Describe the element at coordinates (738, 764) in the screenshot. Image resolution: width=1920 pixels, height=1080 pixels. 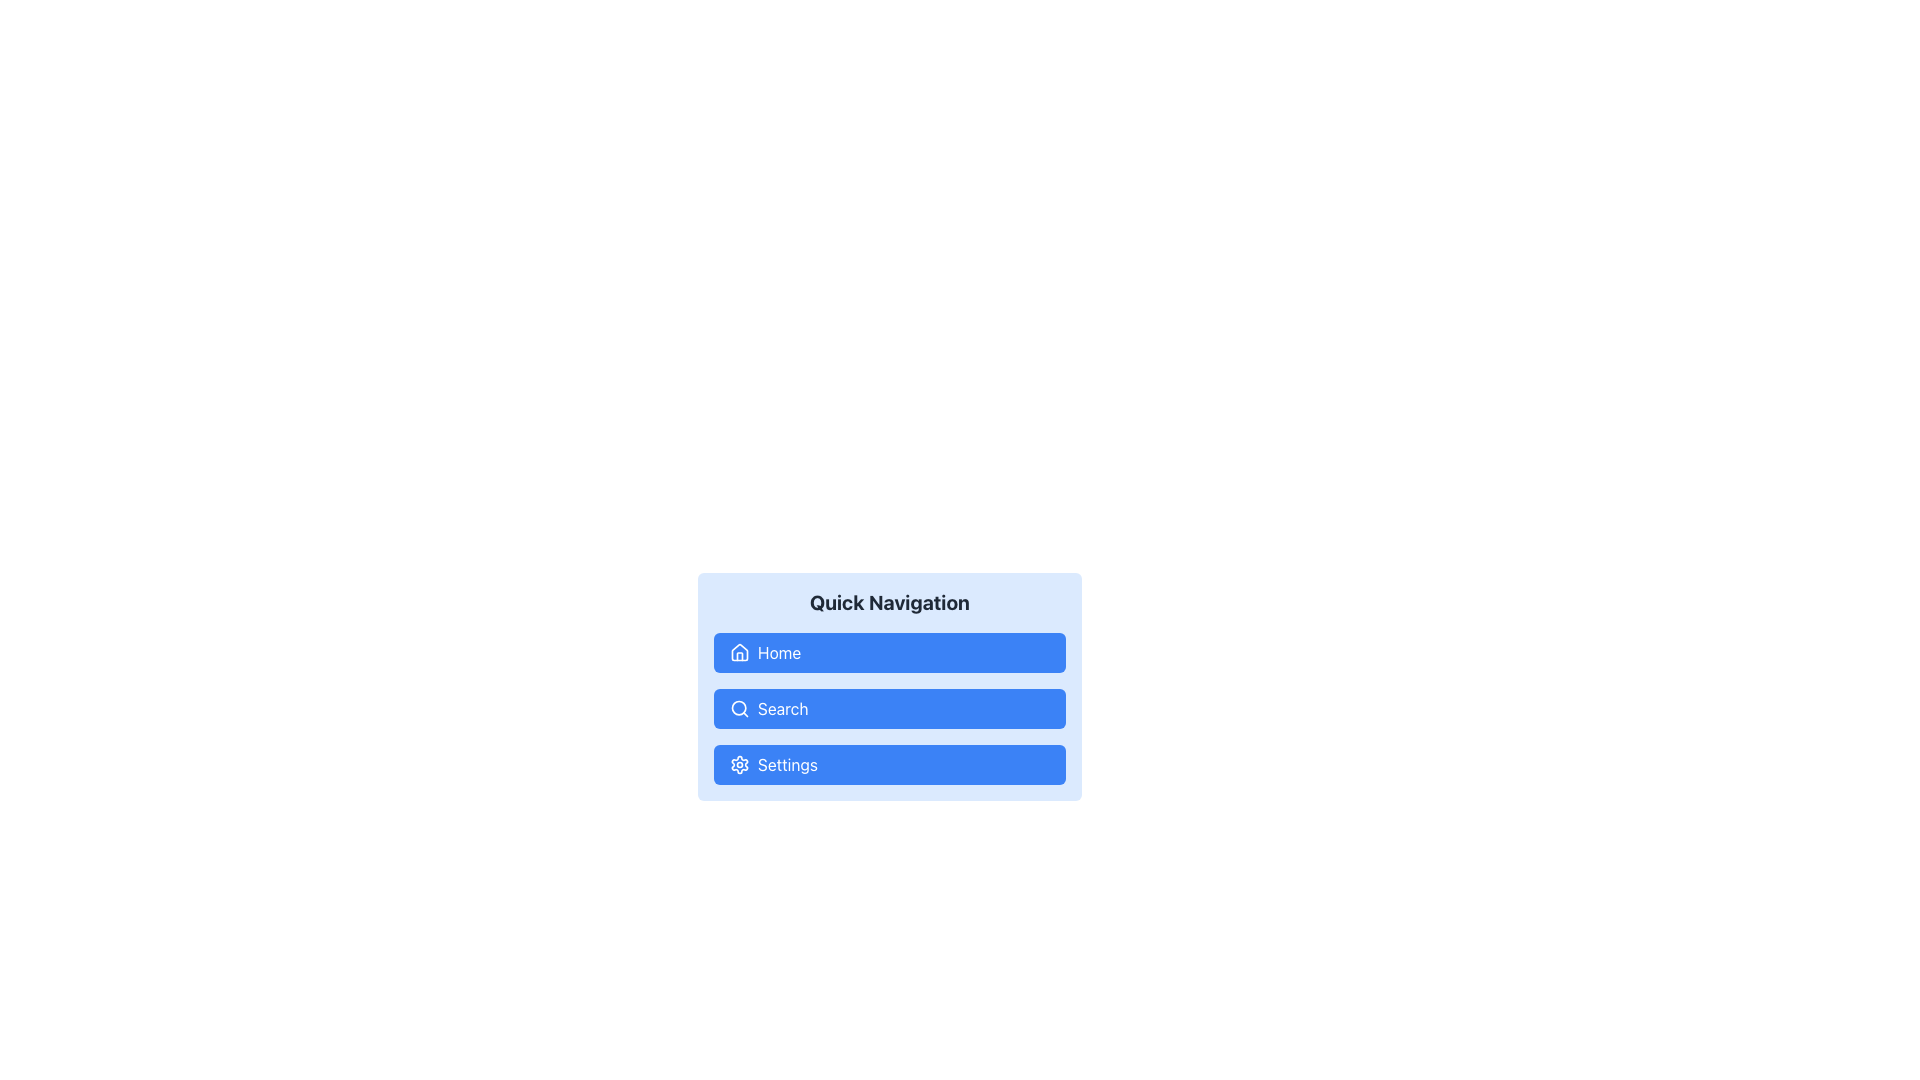
I see `the gear icon in the 'Quick Navigation' section` at that location.